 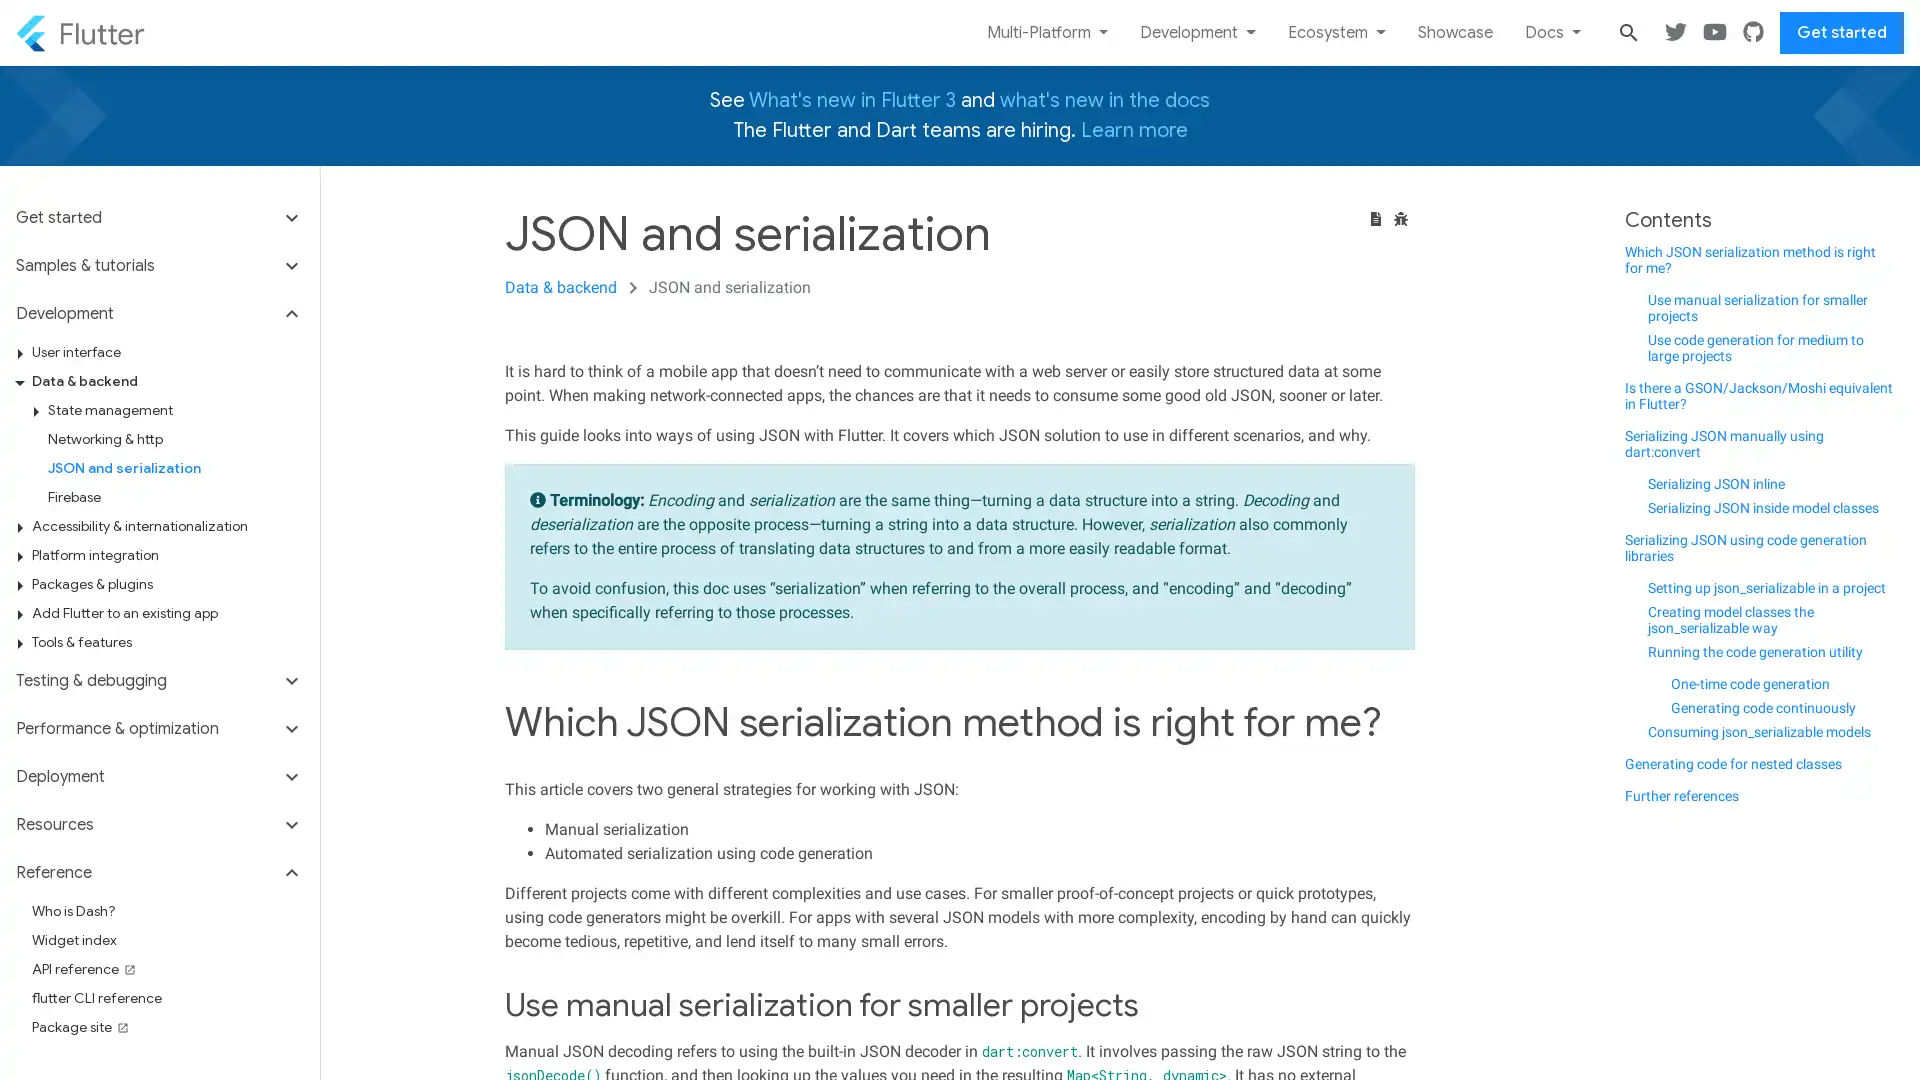 I want to click on Performance & optimization keyboard_arrow_down, so click(x=158, y=729).